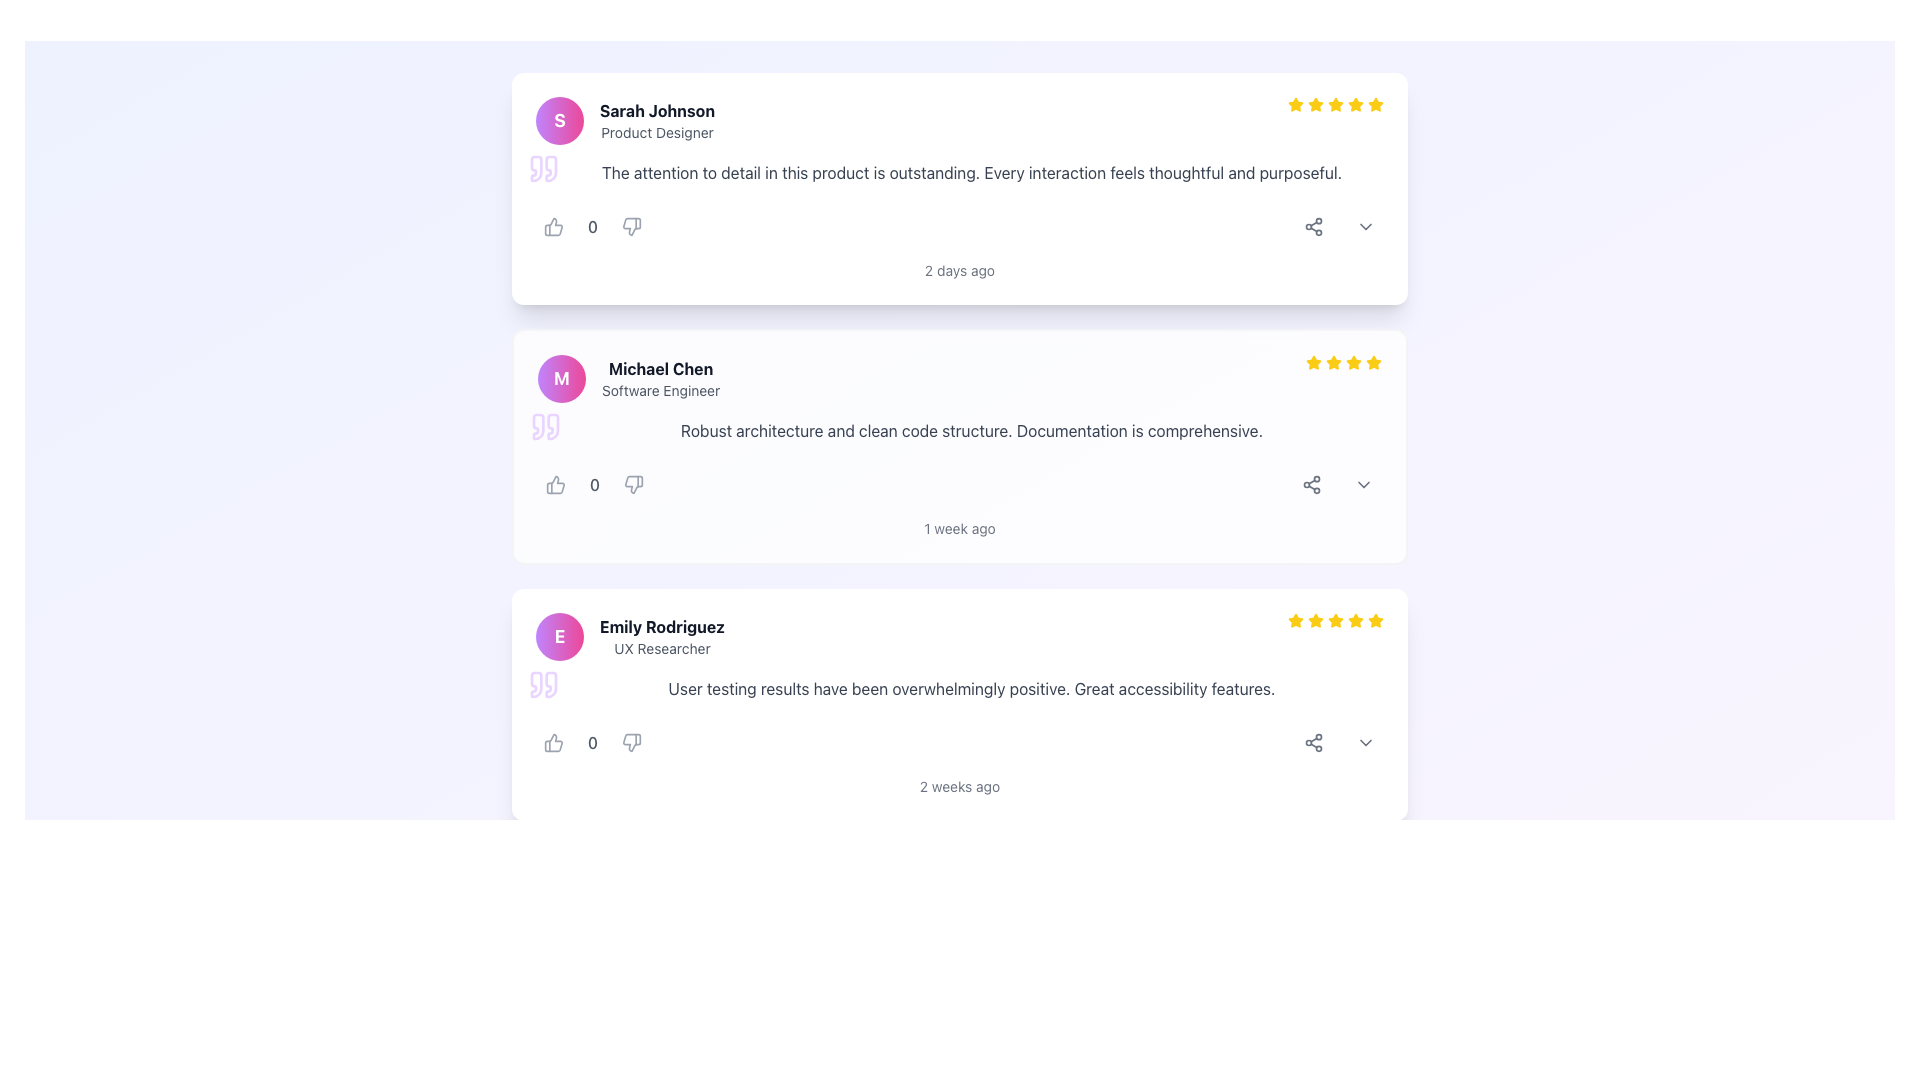 The height and width of the screenshot is (1080, 1920). What do you see at coordinates (594, 485) in the screenshot?
I see `the Text label displaying the count of likes or dislikes, which is located below the second listed comment and adjacent to the thumbs-up and thumbs-down icons, to associate the value with its context` at bounding box center [594, 485].